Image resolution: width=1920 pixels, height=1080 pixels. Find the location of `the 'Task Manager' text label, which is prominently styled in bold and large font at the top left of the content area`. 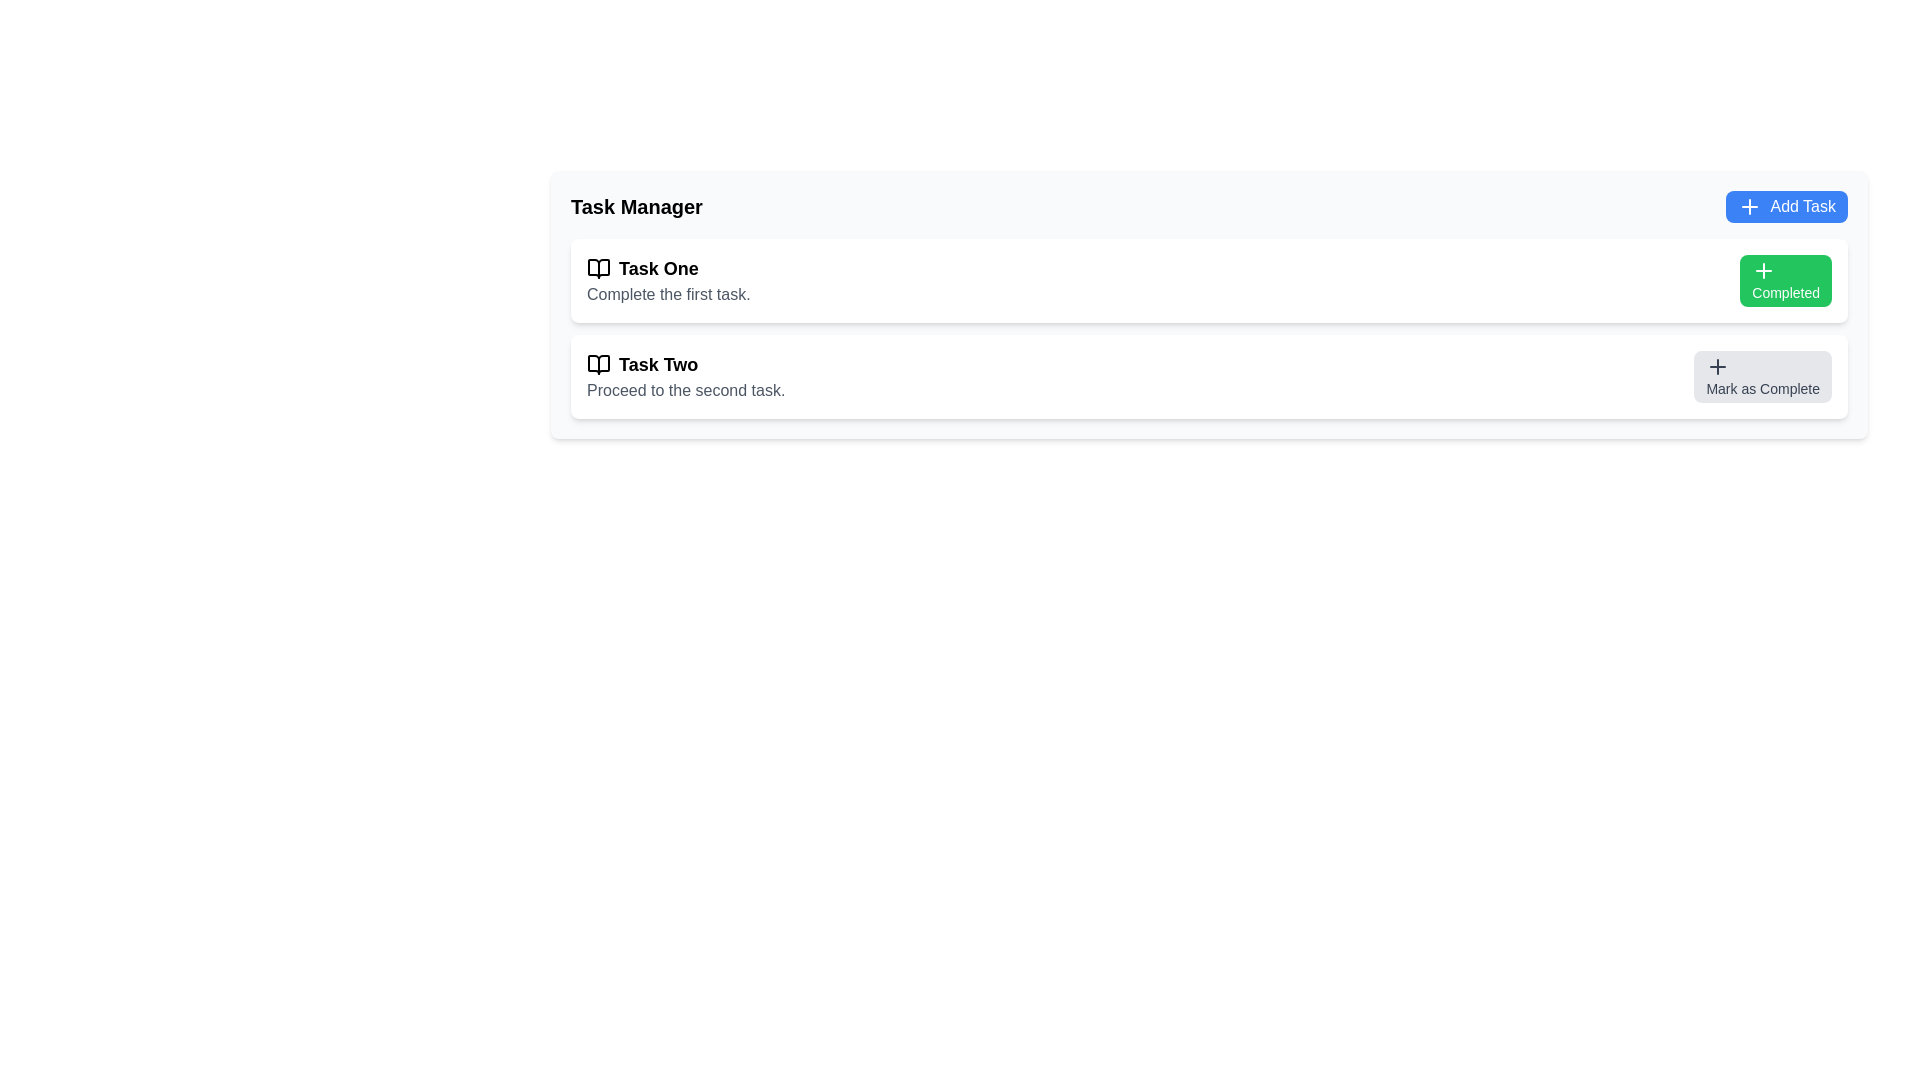

the 'Task Manager' text label, which is prominently styled in bold and large font at the top left of the content area is located at coordinates (635, 207).